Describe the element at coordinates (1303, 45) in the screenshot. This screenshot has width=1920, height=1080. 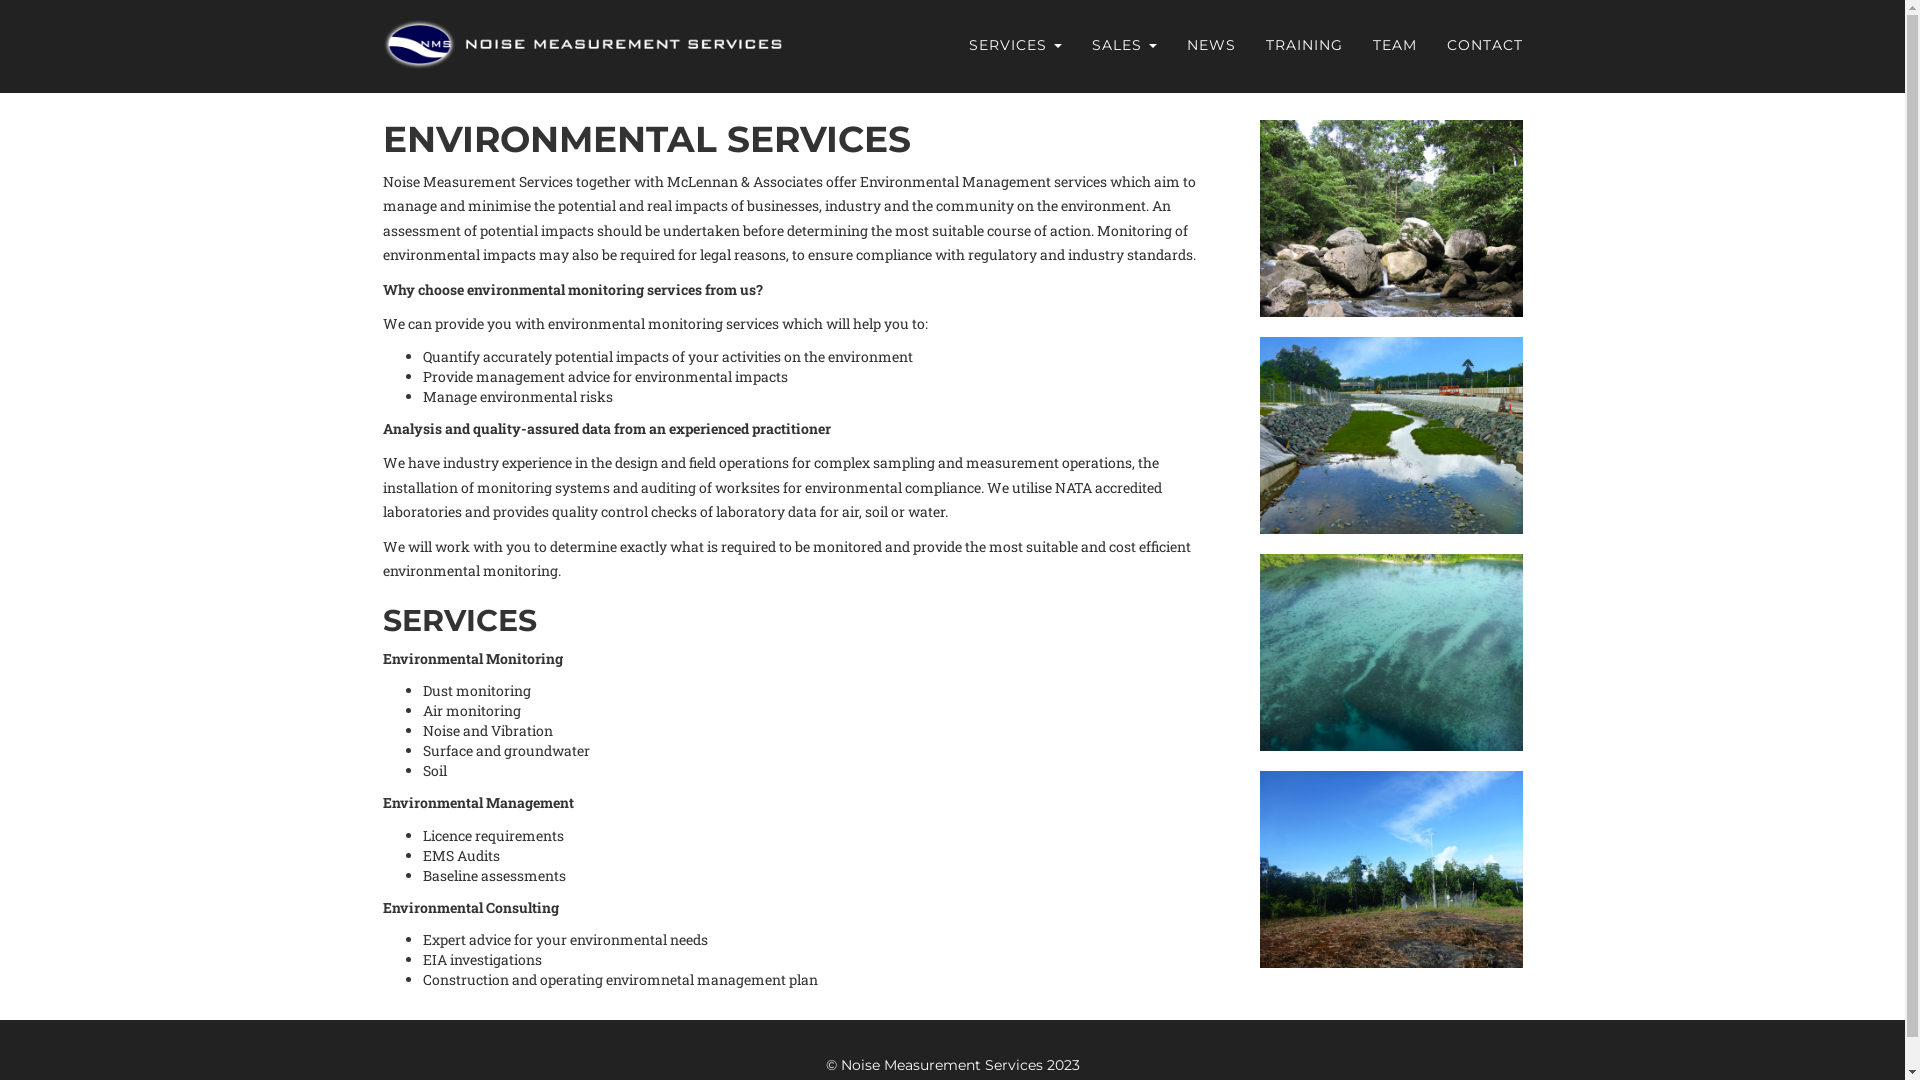
I see `'TRAINING'` at that location.